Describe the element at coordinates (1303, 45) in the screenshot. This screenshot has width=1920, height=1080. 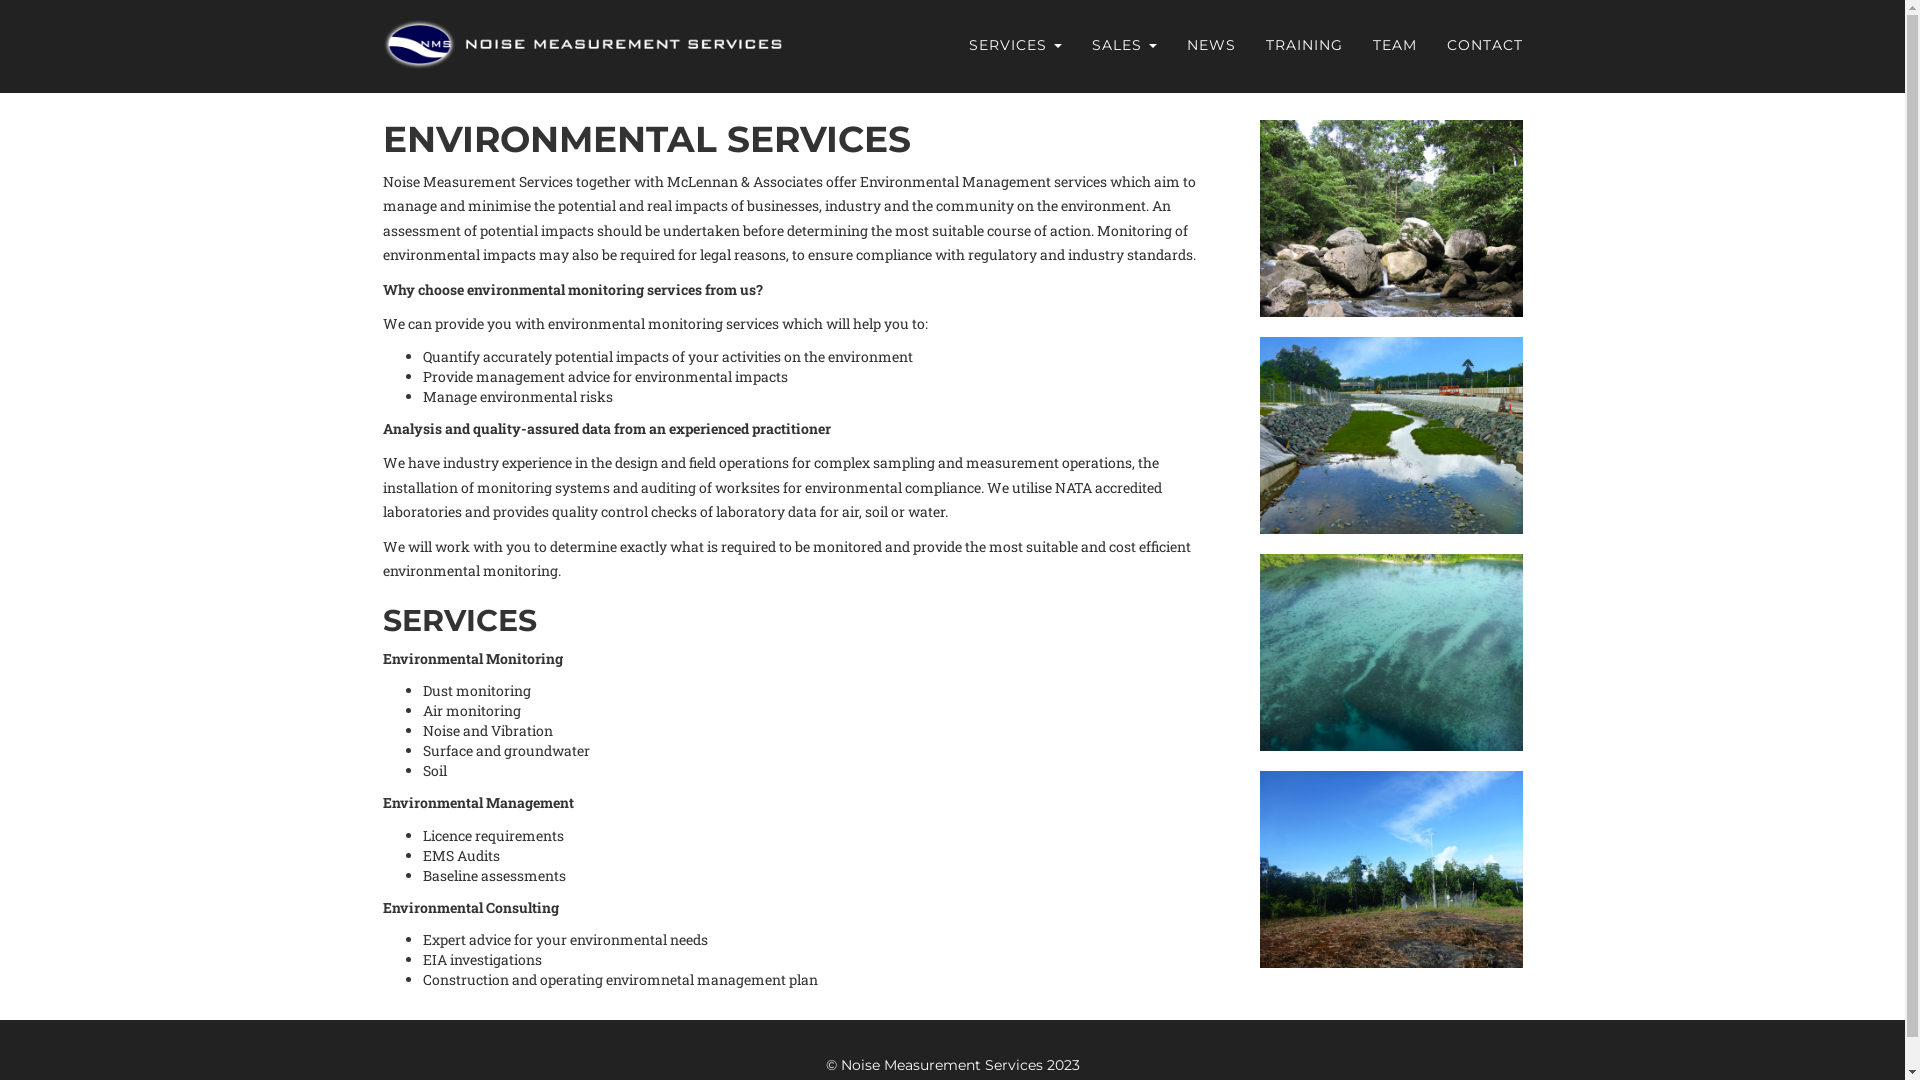
I see `'TRAINING'` at that location.